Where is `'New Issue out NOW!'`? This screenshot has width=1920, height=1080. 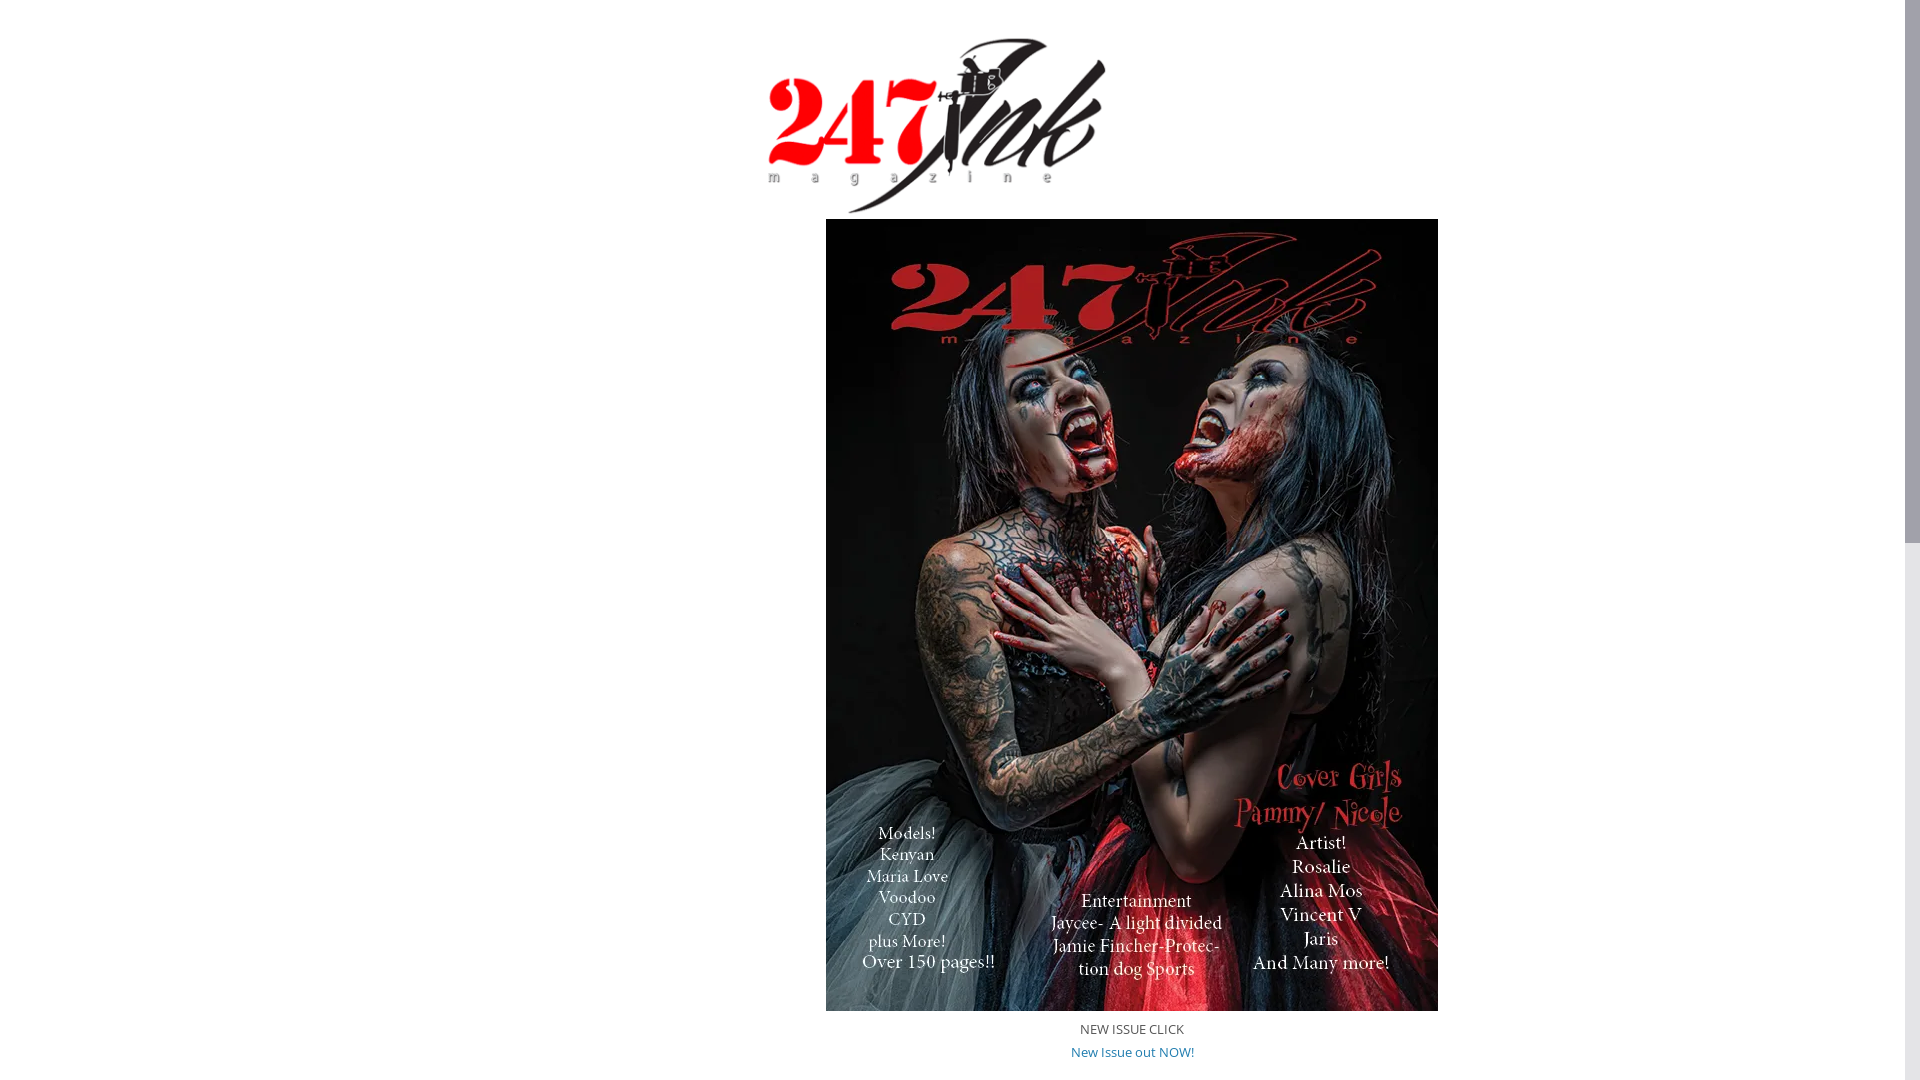
'New Issue out NOW!' is located at coordinates (1132, 1051).